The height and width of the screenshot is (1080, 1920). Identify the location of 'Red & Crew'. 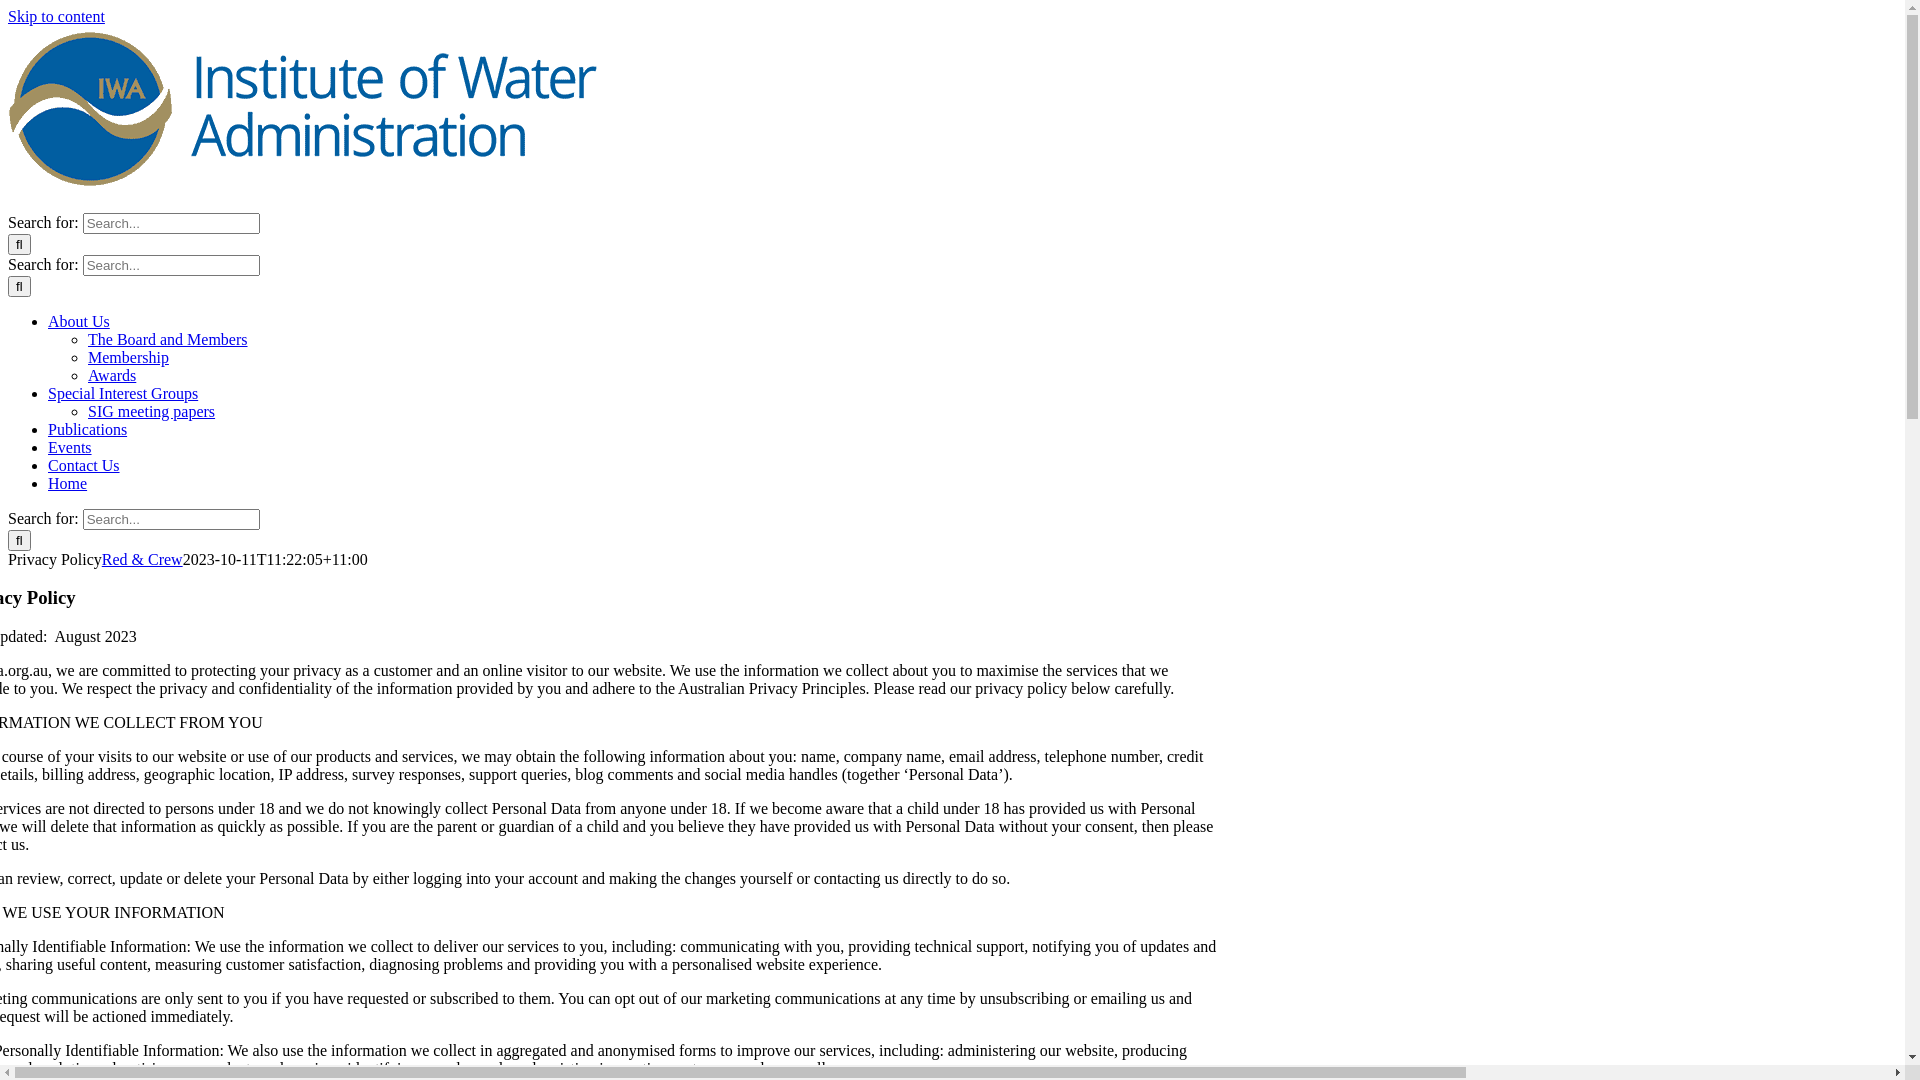
(100, 559).